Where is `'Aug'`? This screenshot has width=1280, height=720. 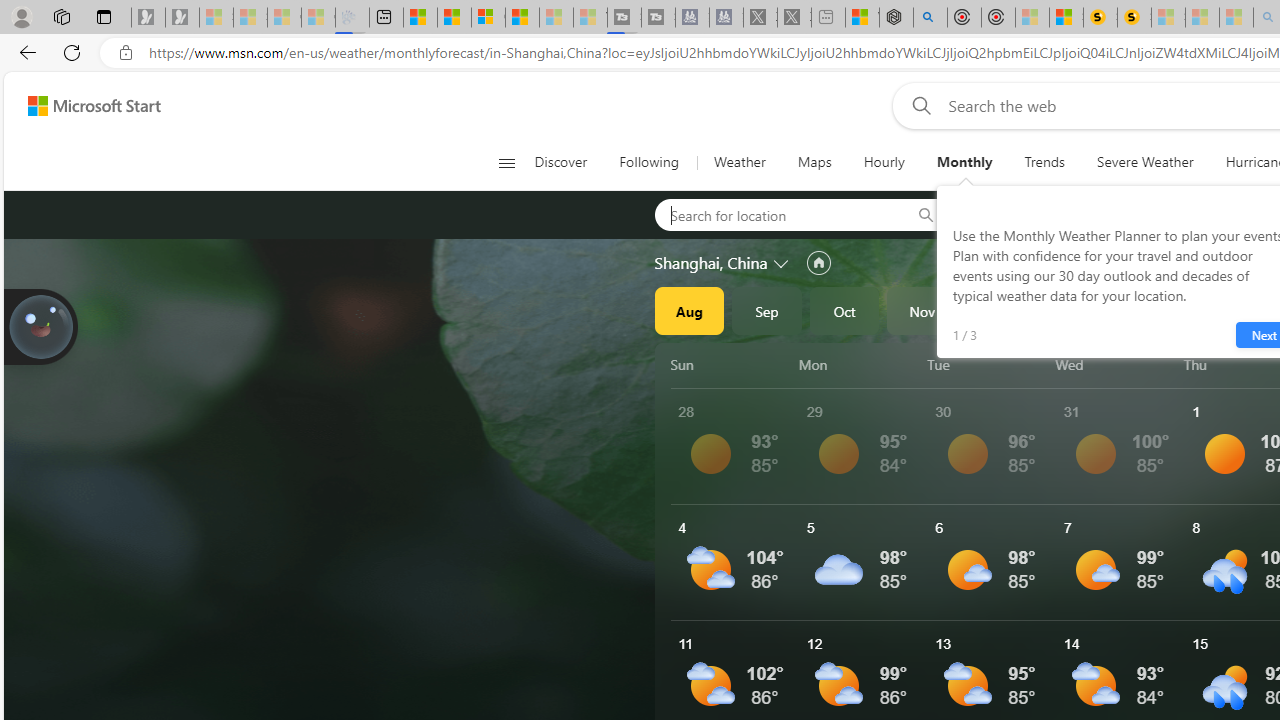
'Aug' is located at coordinates (689, 311).